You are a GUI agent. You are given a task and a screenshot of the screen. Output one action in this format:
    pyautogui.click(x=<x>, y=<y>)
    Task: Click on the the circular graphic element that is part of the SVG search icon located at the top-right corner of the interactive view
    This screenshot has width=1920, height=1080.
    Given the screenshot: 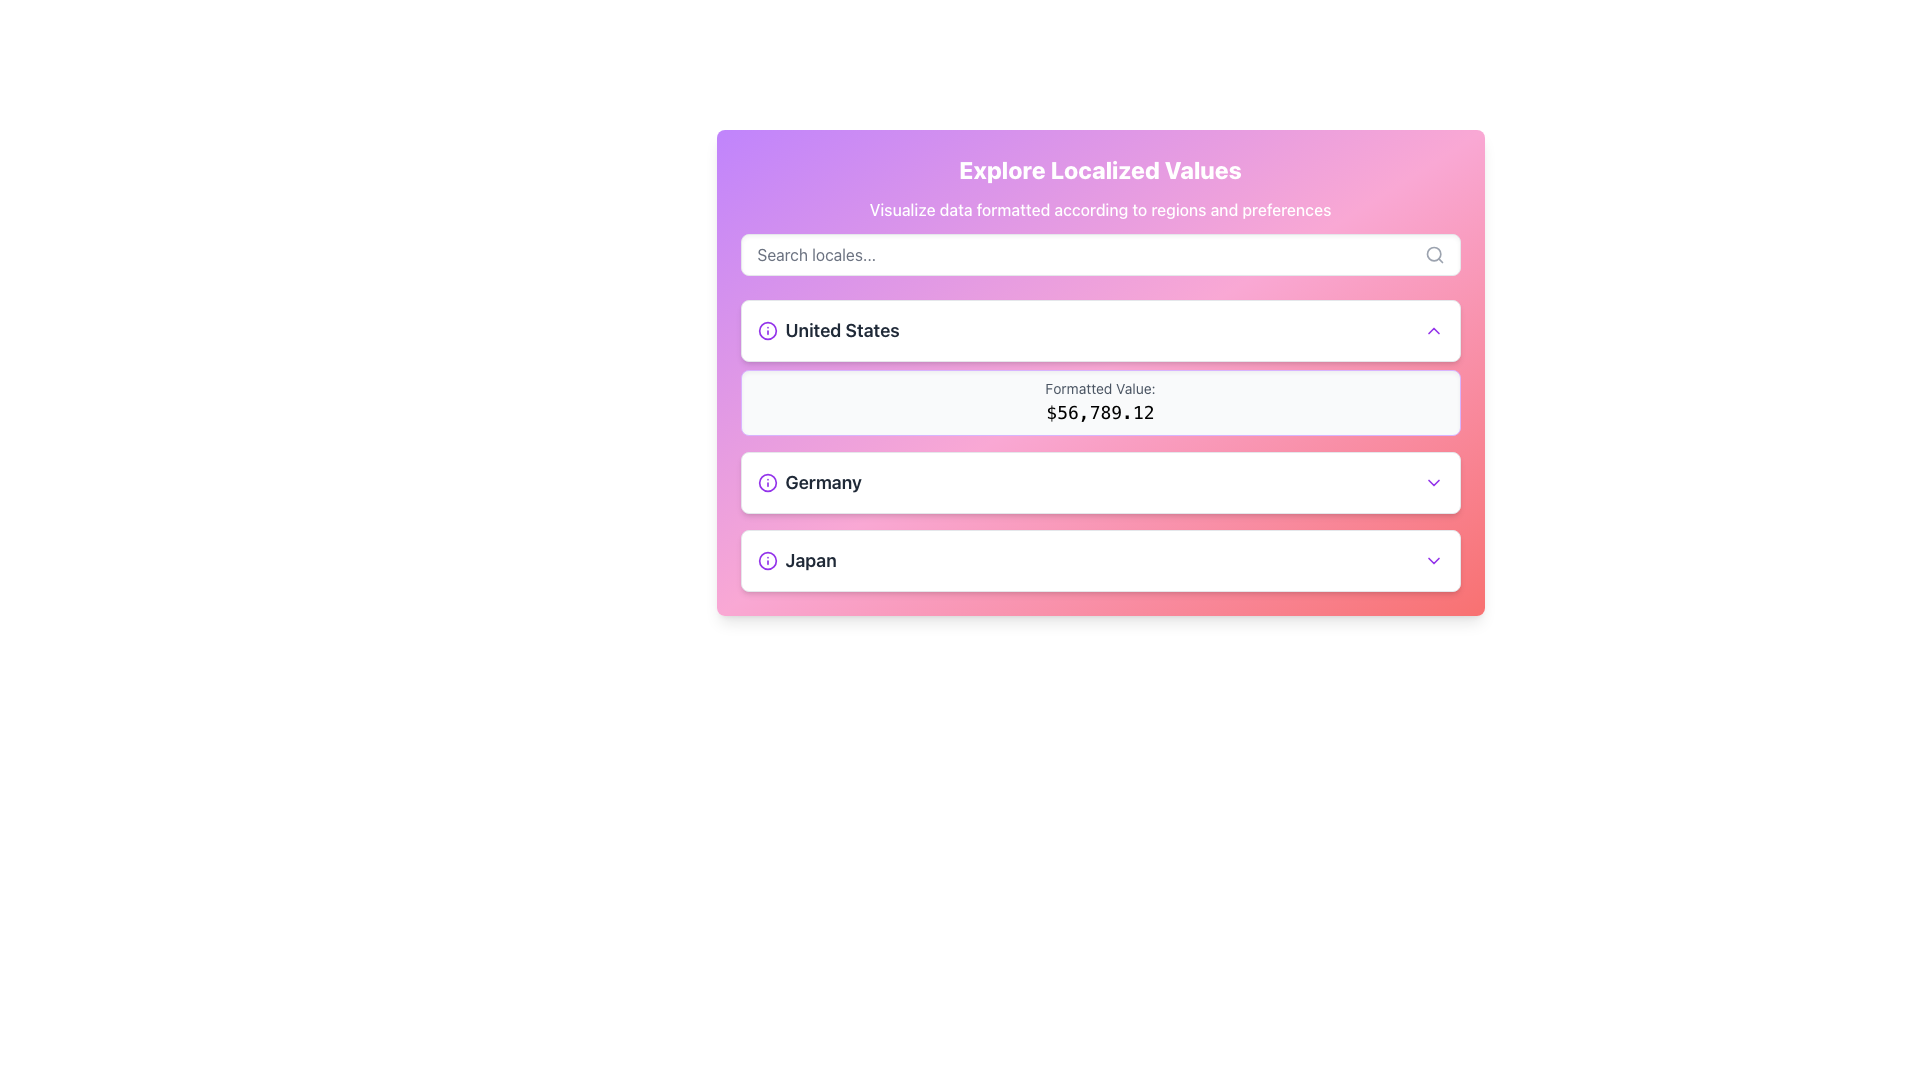 What is the action you would take?
    pyautogui.click(x=1432, y=253)
    